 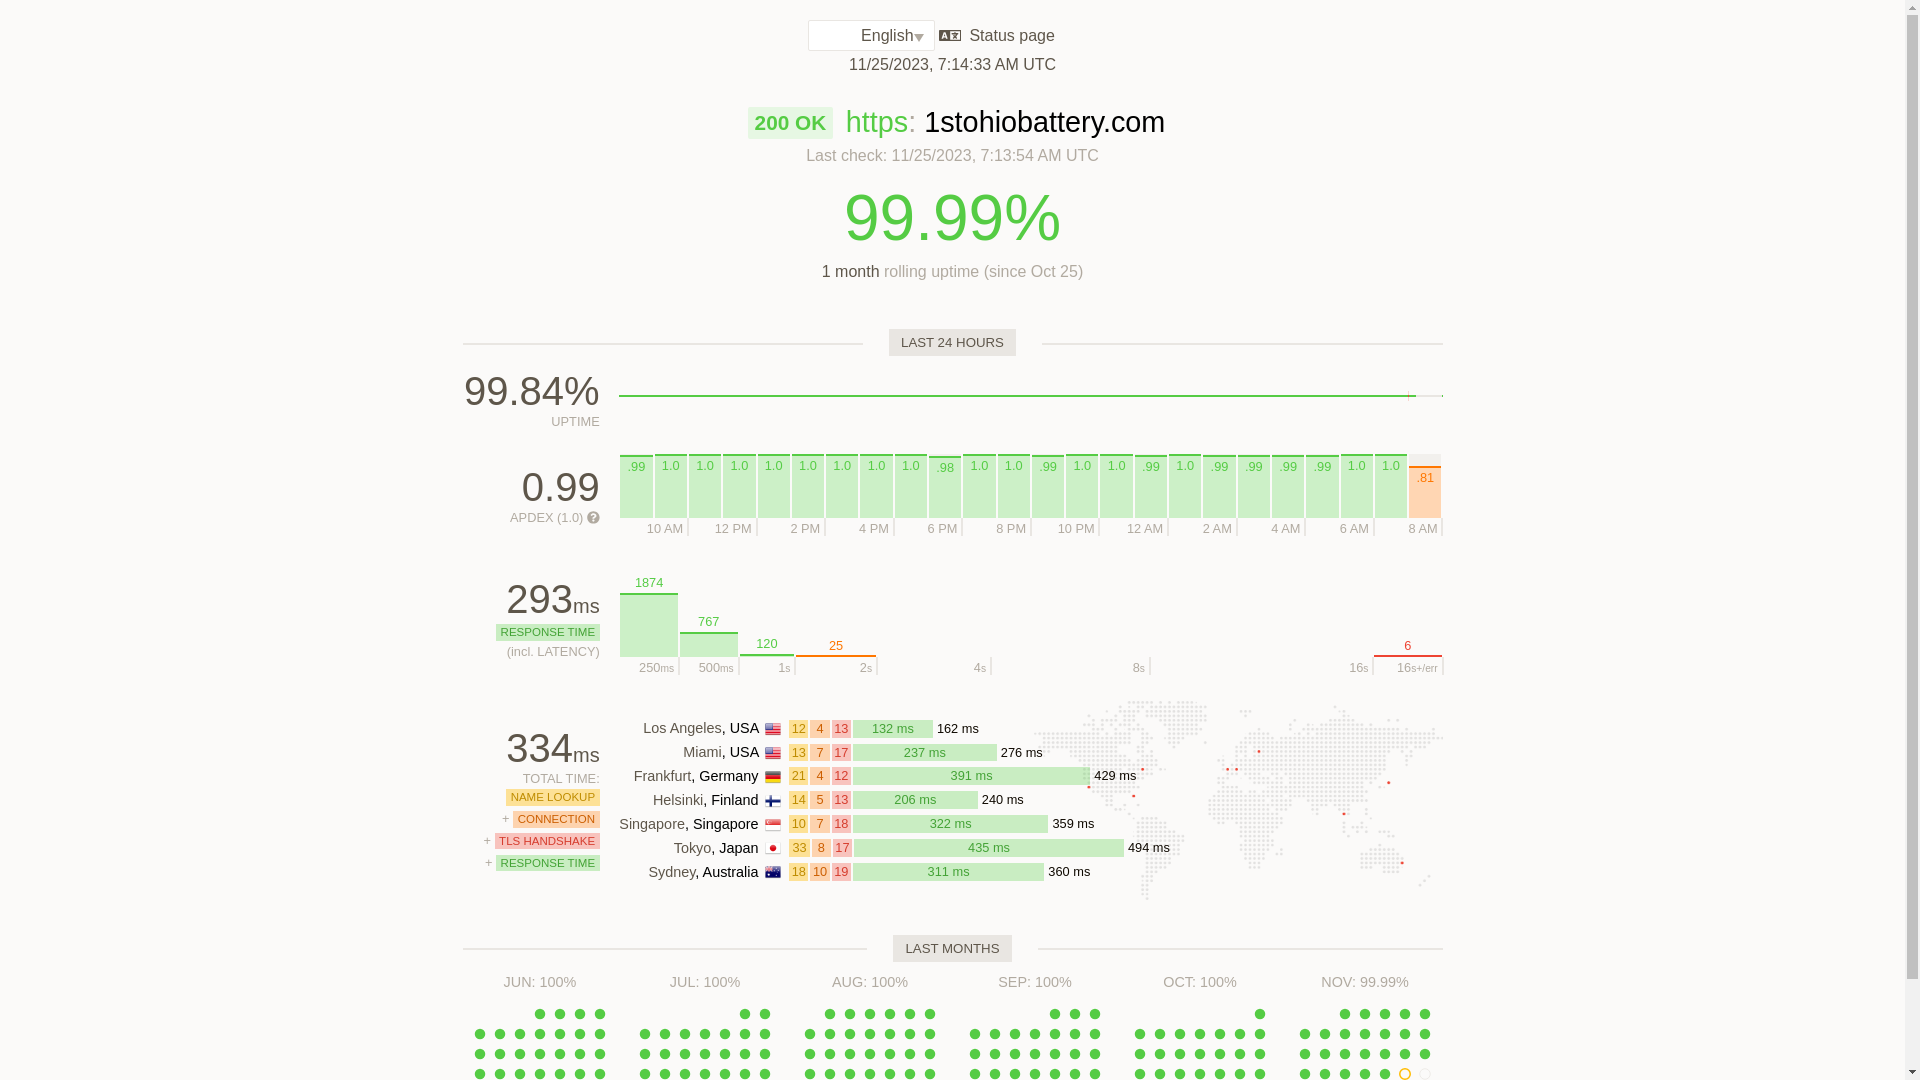 I want to click on '<small>Jul 03:</small> No downtime', so click(x=644, y=1033).